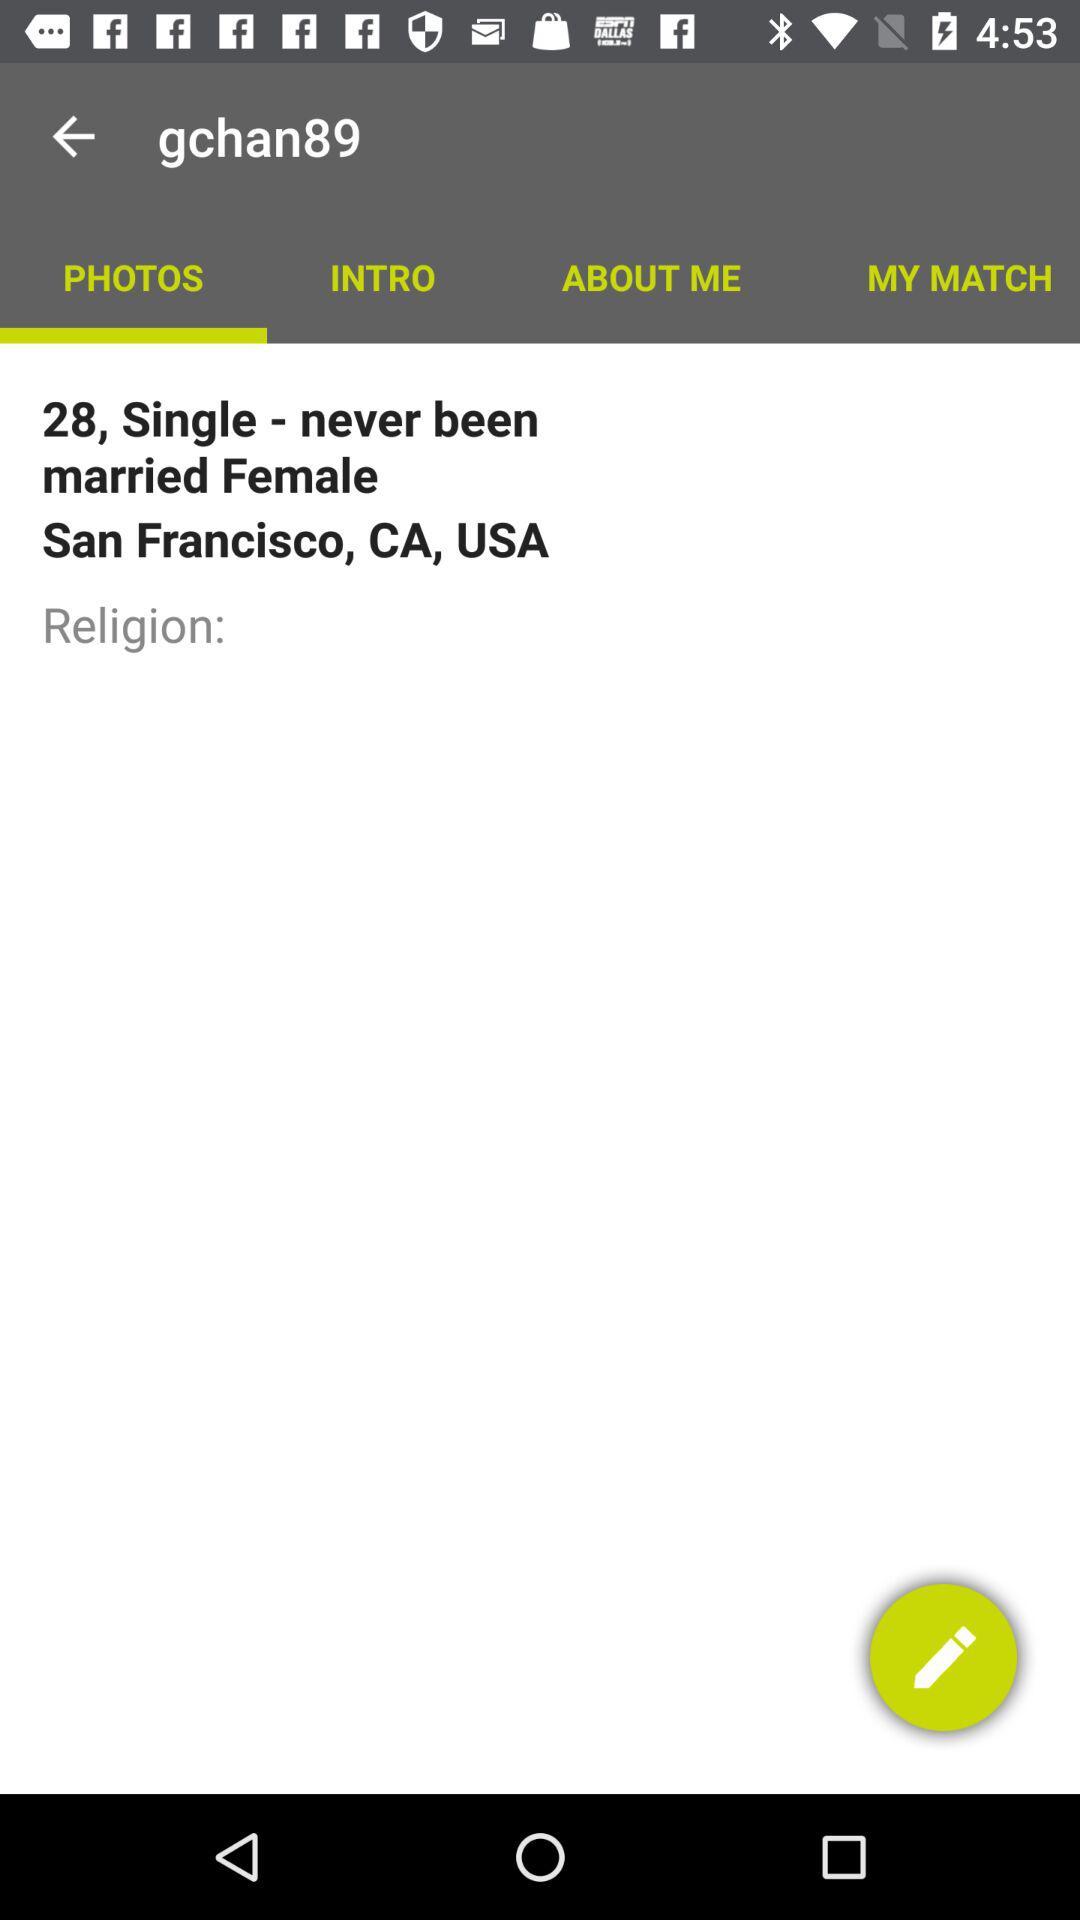 The image size is (1080, 1920). What do you see at coordinates (382, 275) in the screenshot?
I see `app to the right of photos app` at bounding box center [382, 275].